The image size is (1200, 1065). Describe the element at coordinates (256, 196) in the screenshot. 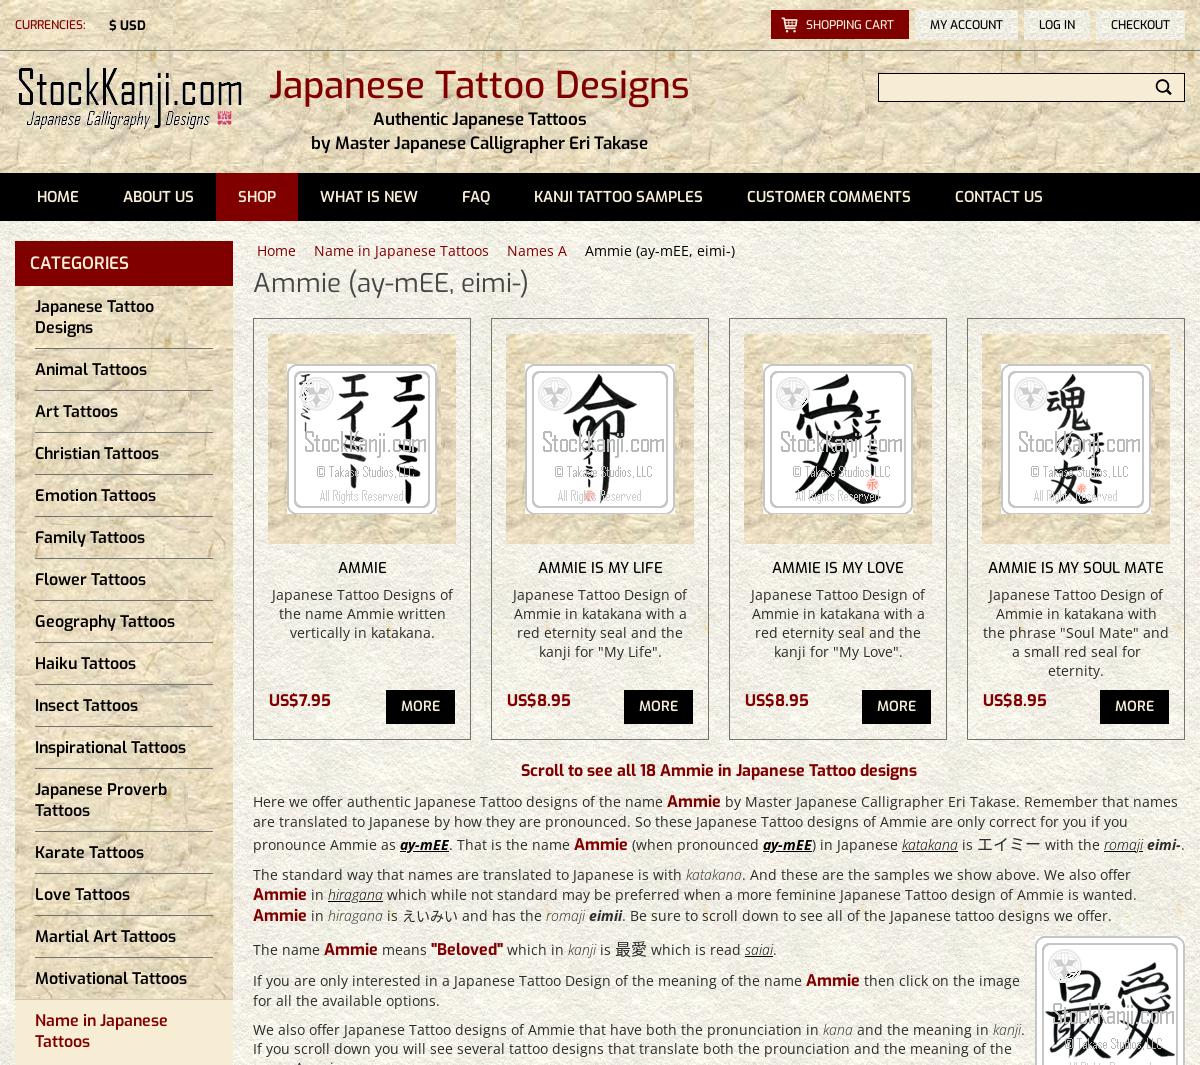

I see `'Shop'` at that location.